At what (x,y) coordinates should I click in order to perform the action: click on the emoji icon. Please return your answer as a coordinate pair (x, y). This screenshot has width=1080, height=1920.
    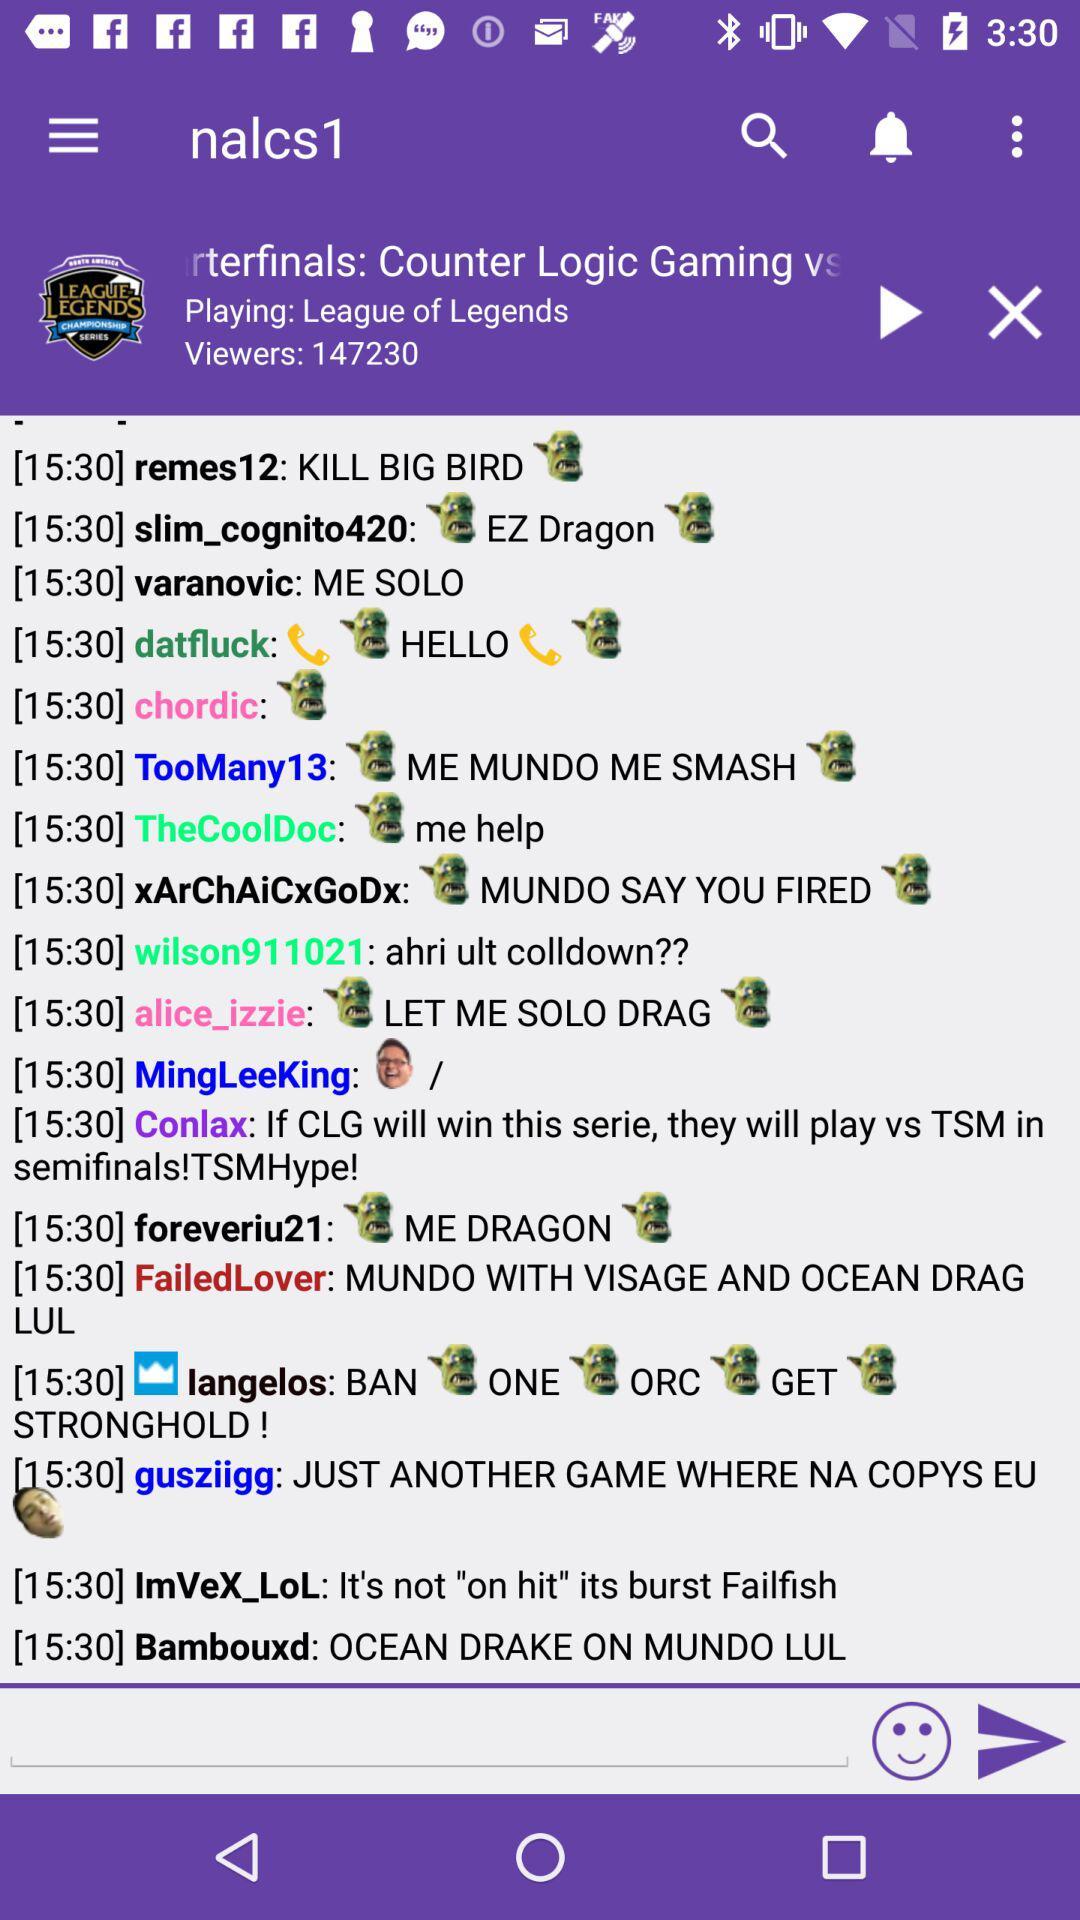
    Looking at the image, I should click on (911, 1740).